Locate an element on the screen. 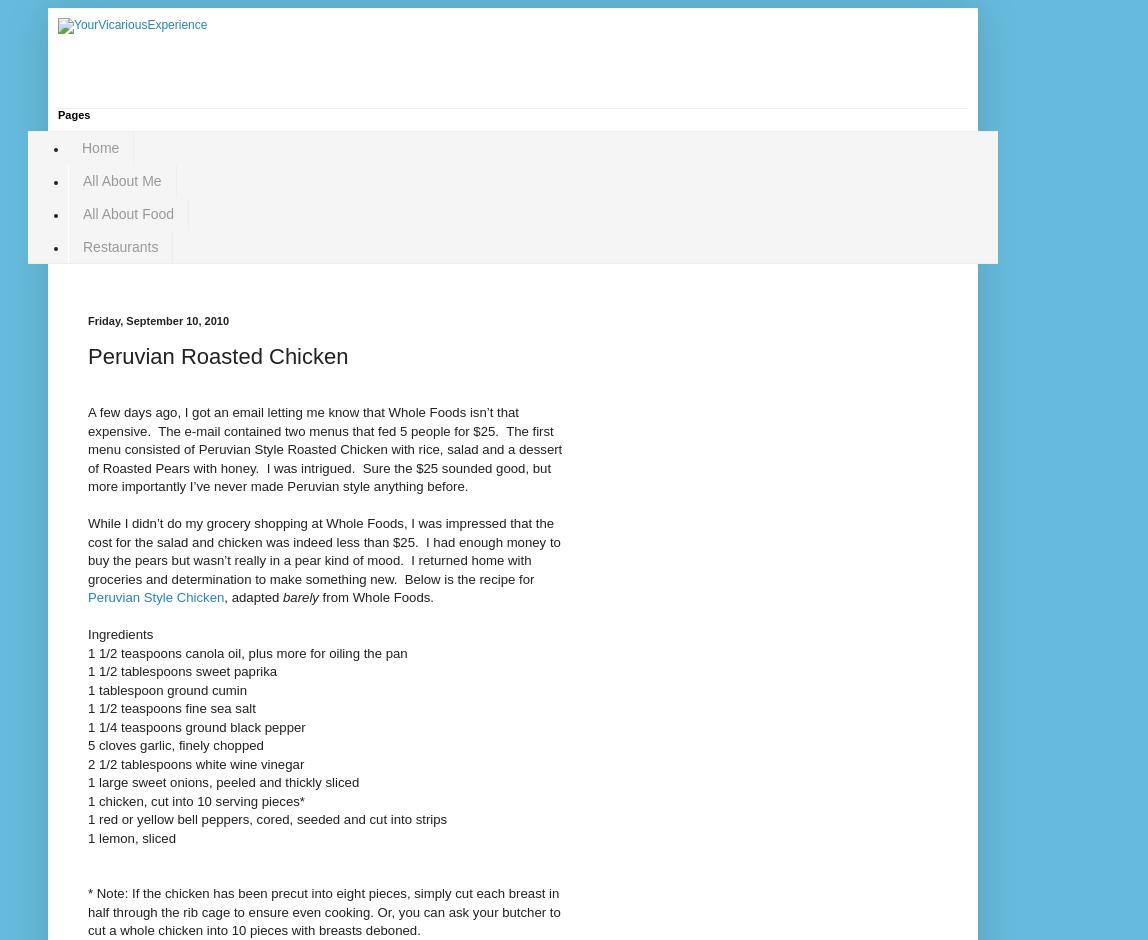 This screenshot has width=1148, height=940. 'I returned home with groceries and determination to make something new.' is located at coordinates (309, 569).